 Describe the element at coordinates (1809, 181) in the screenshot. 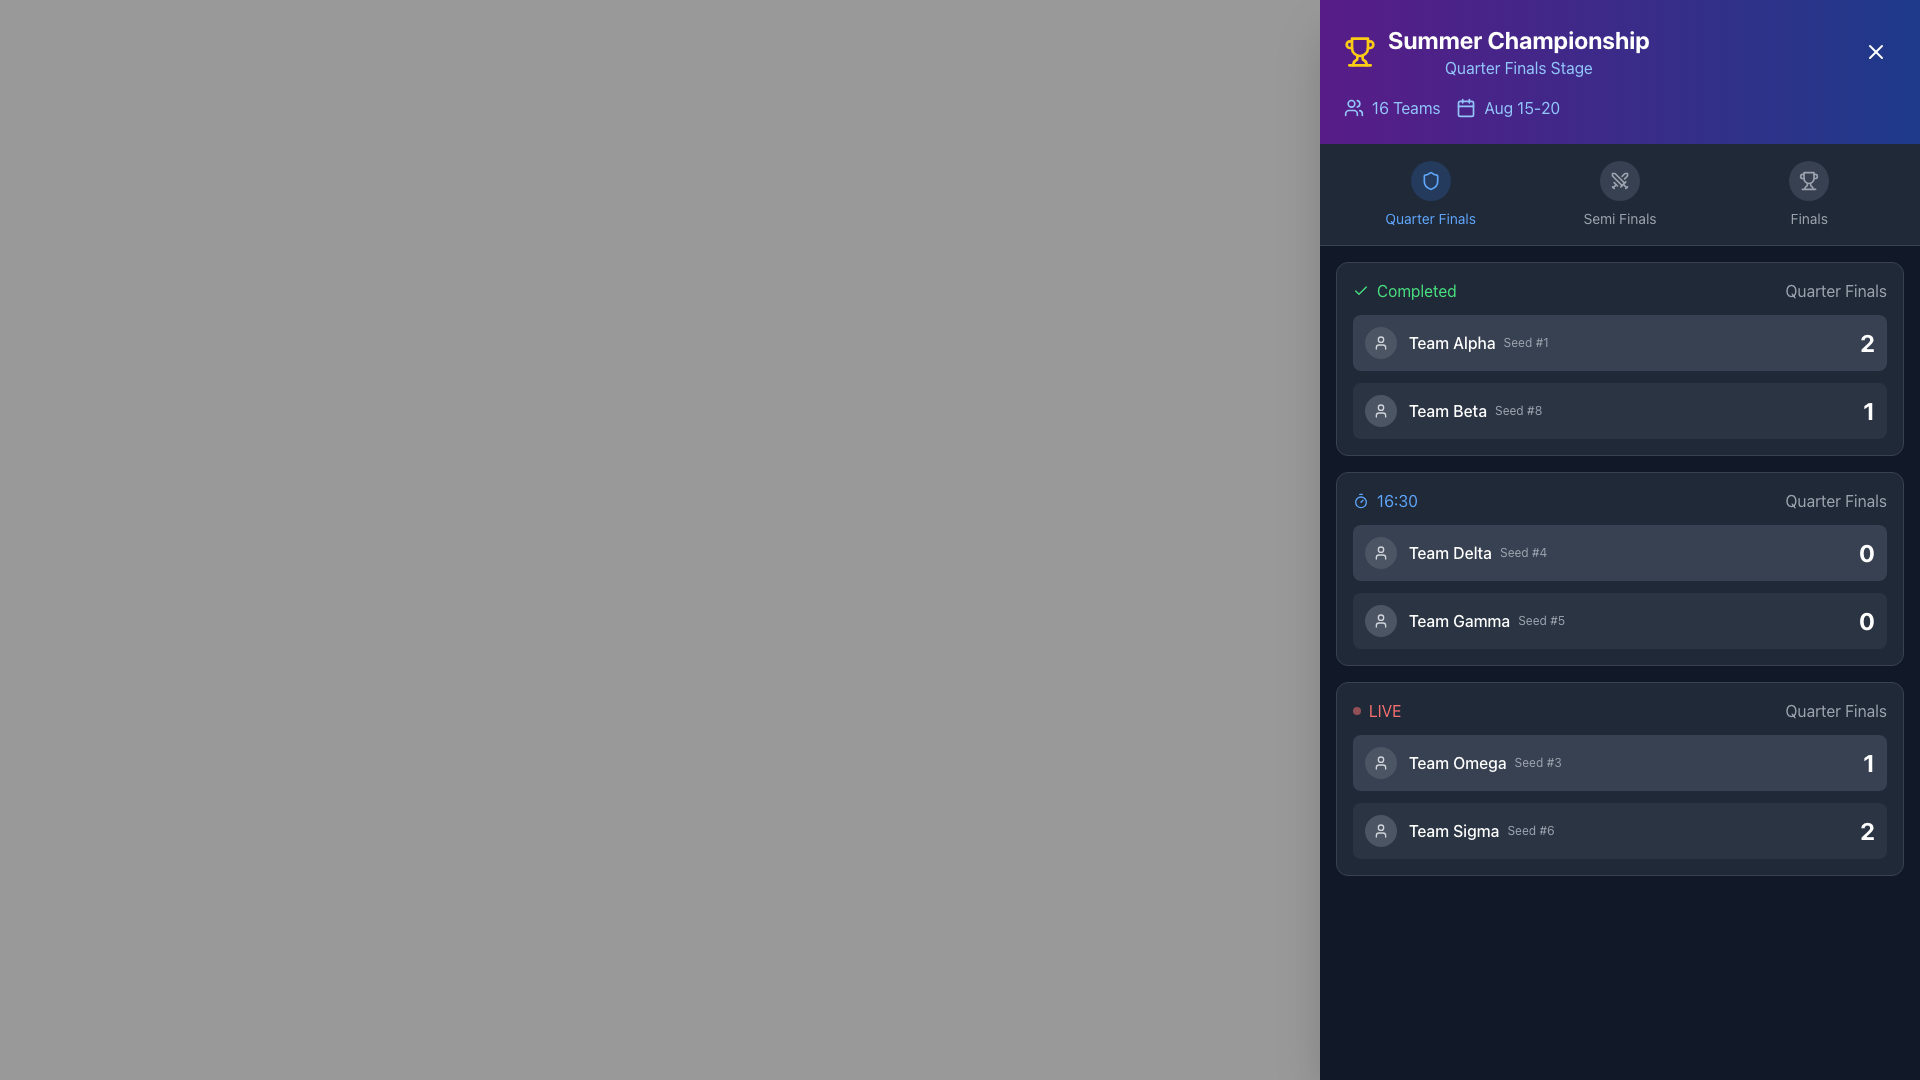

I see `the circular trophy icon located in the horizontal menu bar` at that location.